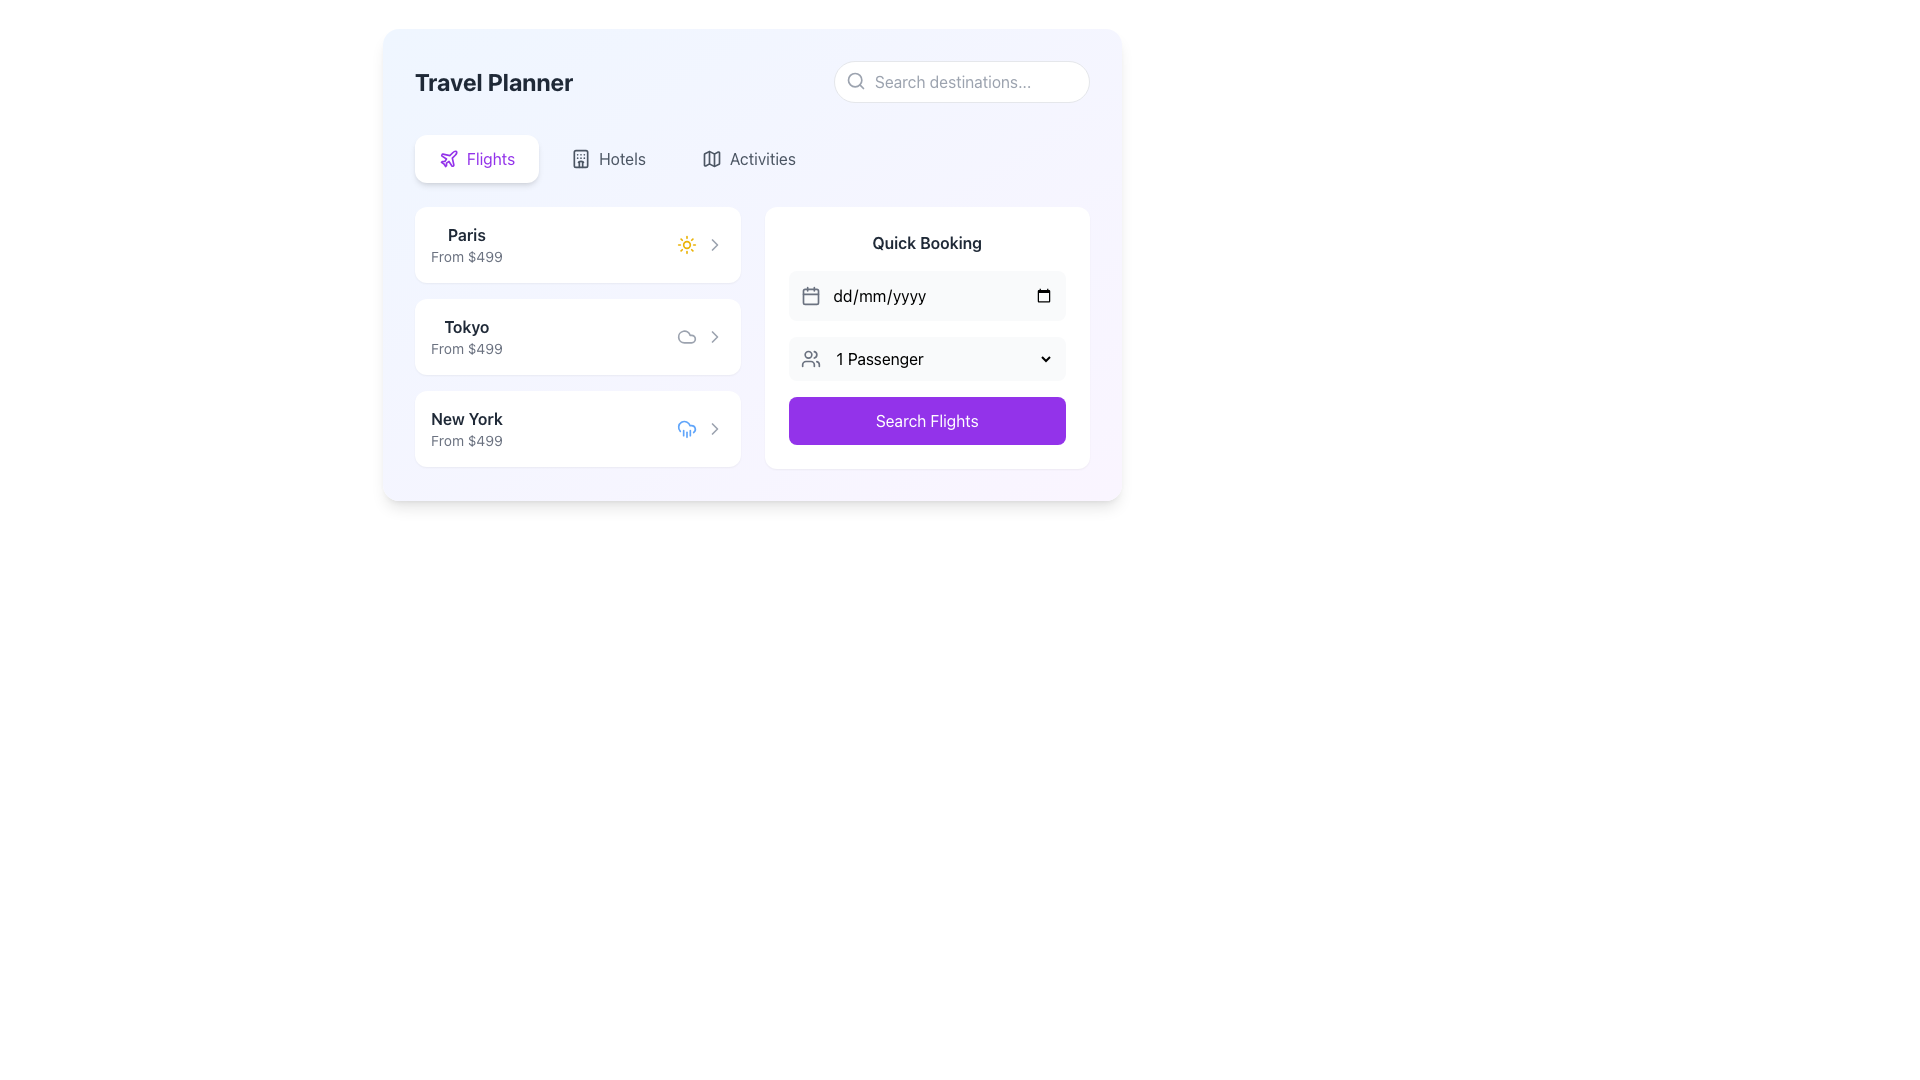 The height and width of the screenshot is (1080, 1920). Describe the element at coordinates (686, 244) in the screenshot. I see `the sun icon located next to the 'Paris' label in the left pane, indicating sunny weather conditions` at that location.